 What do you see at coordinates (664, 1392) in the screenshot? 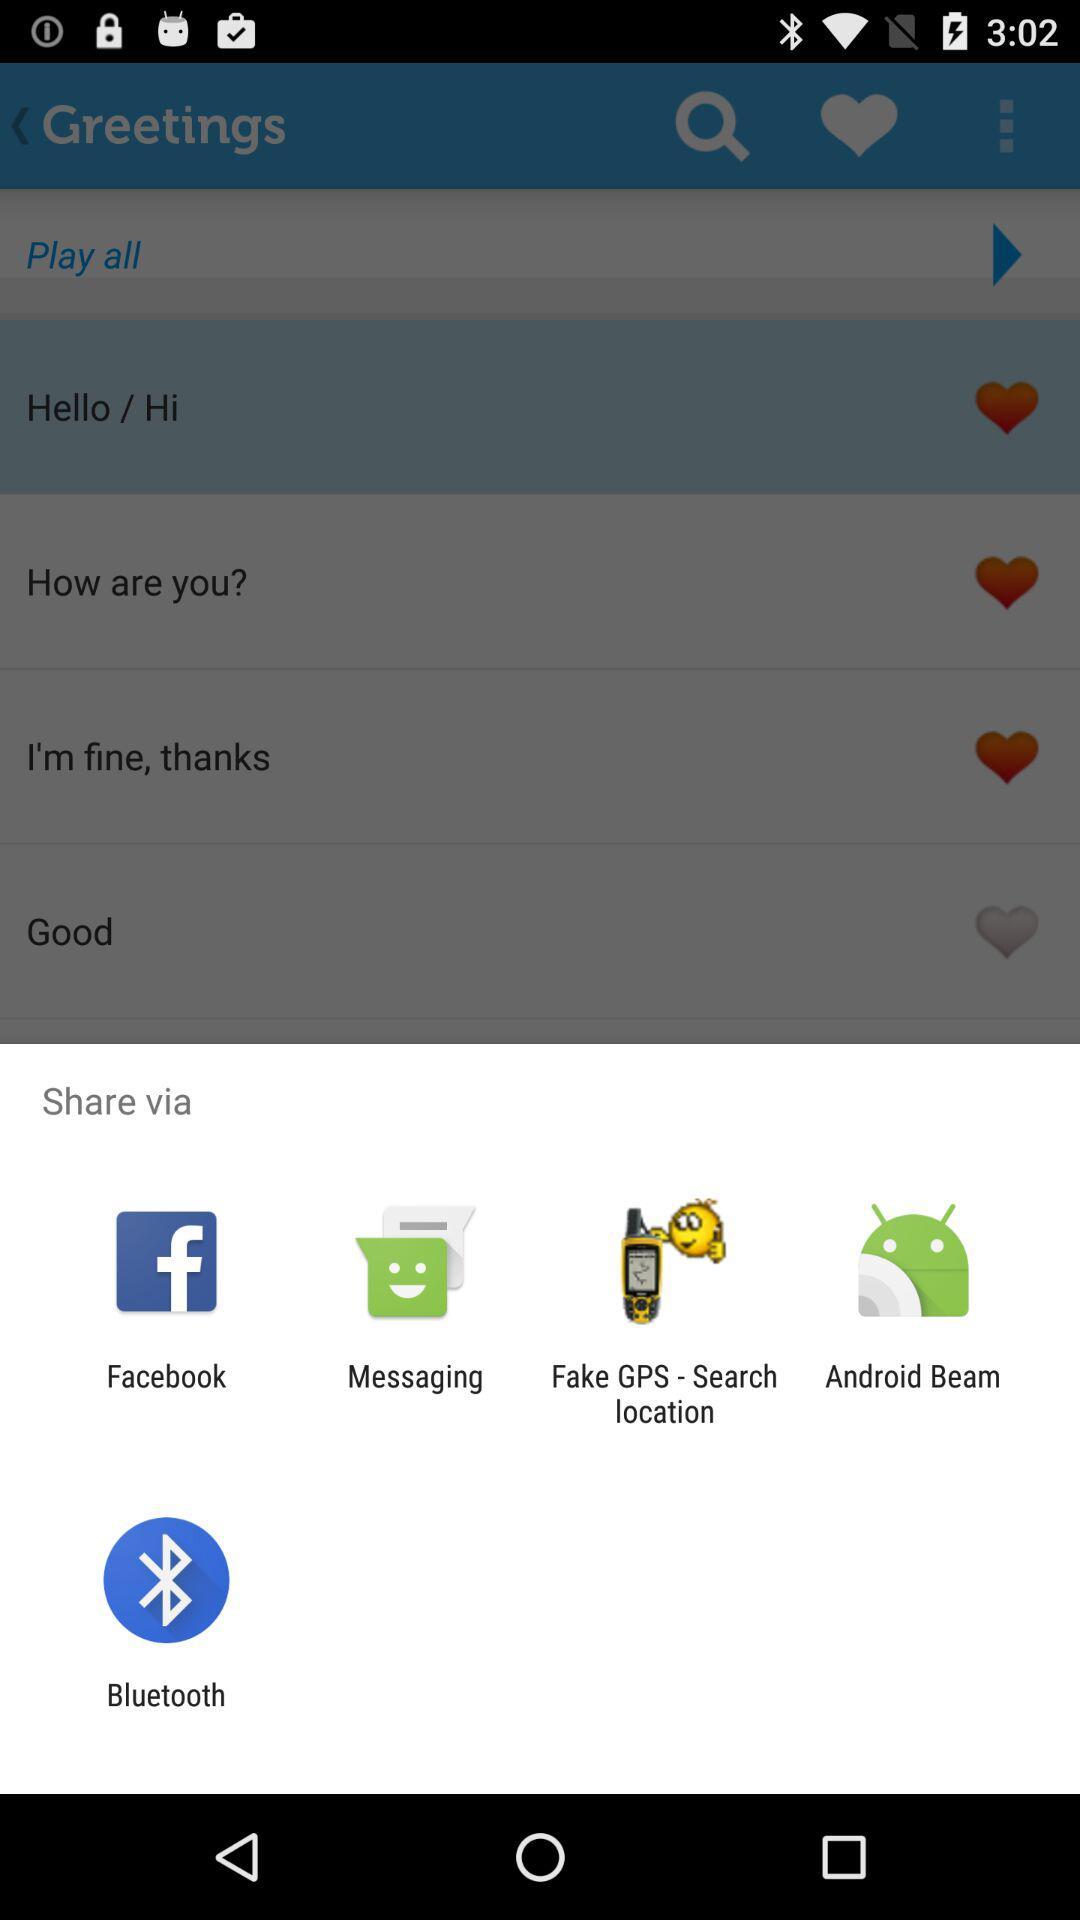
I see `the icon next to the android beam icon` at bounding box center [664, 1392].